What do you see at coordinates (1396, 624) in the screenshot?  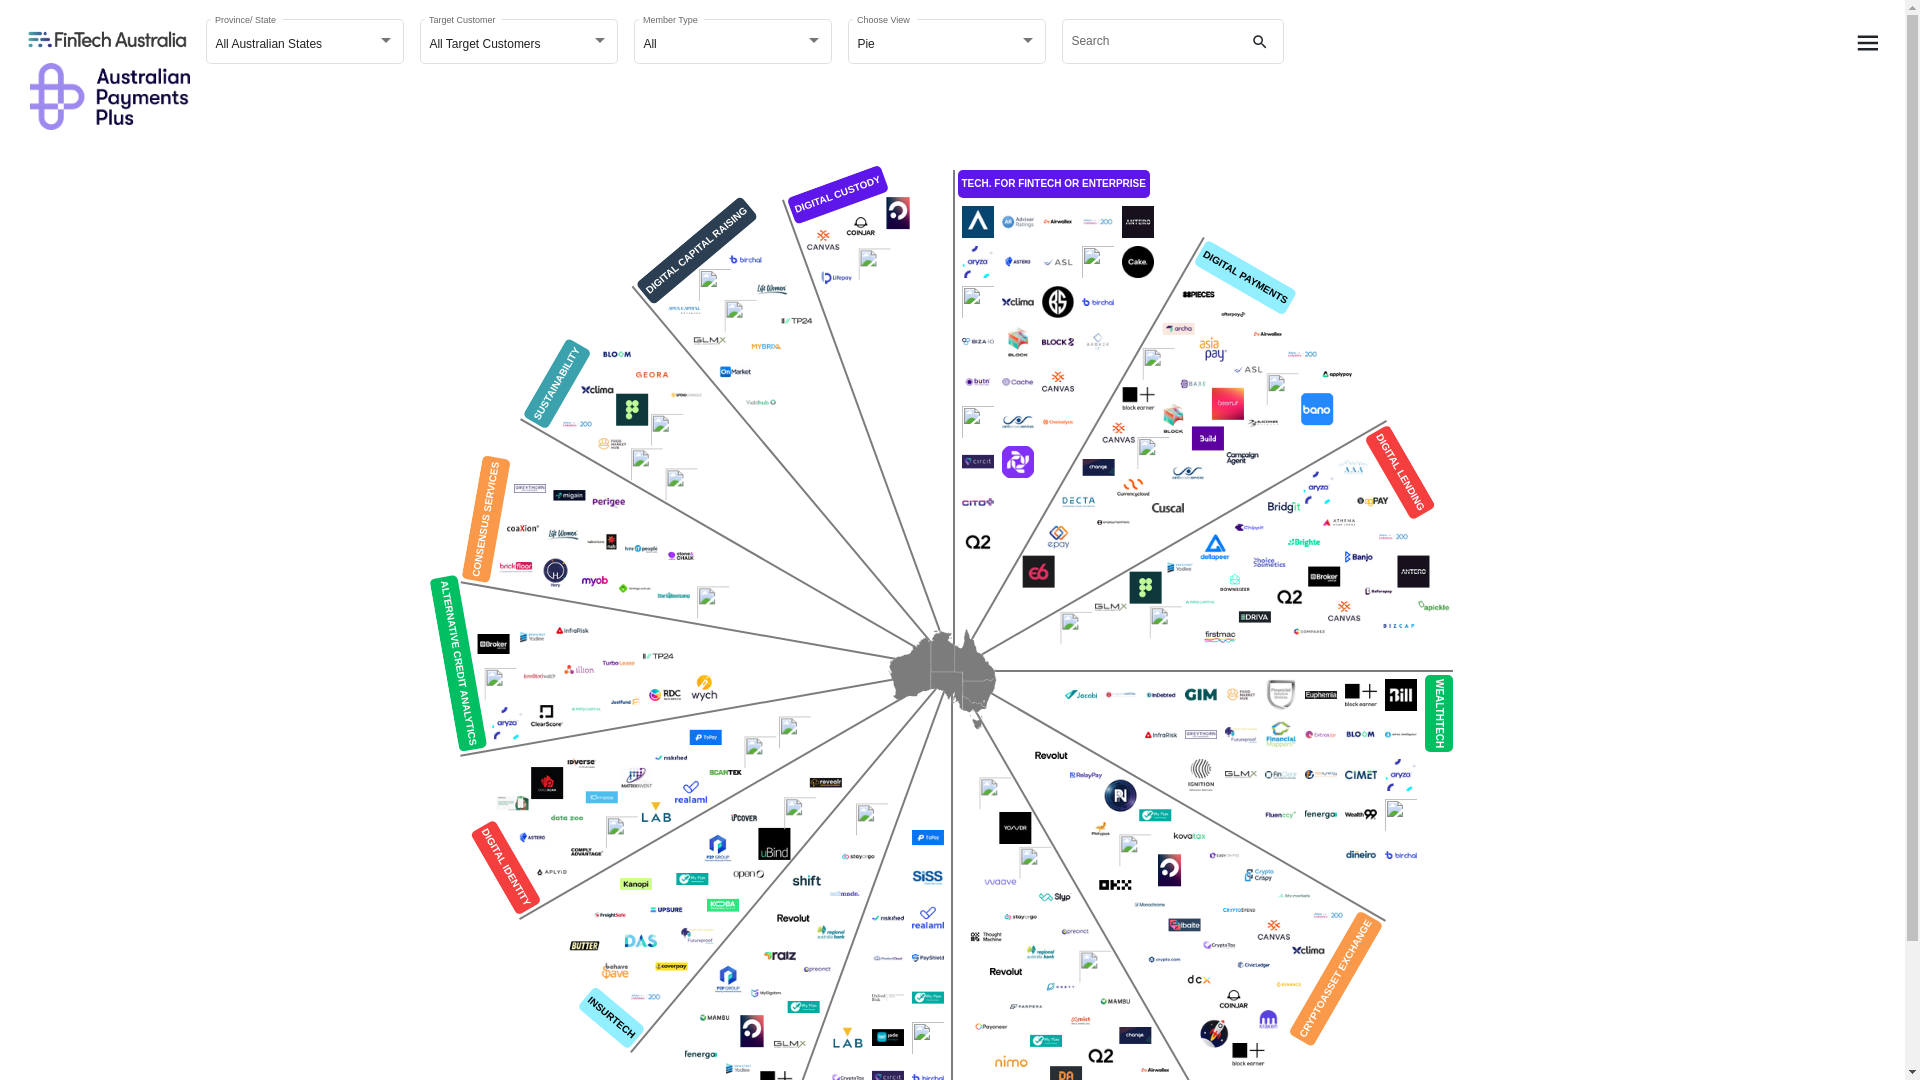 I see `'Bizcap'` at bounding box center [1396, 624].